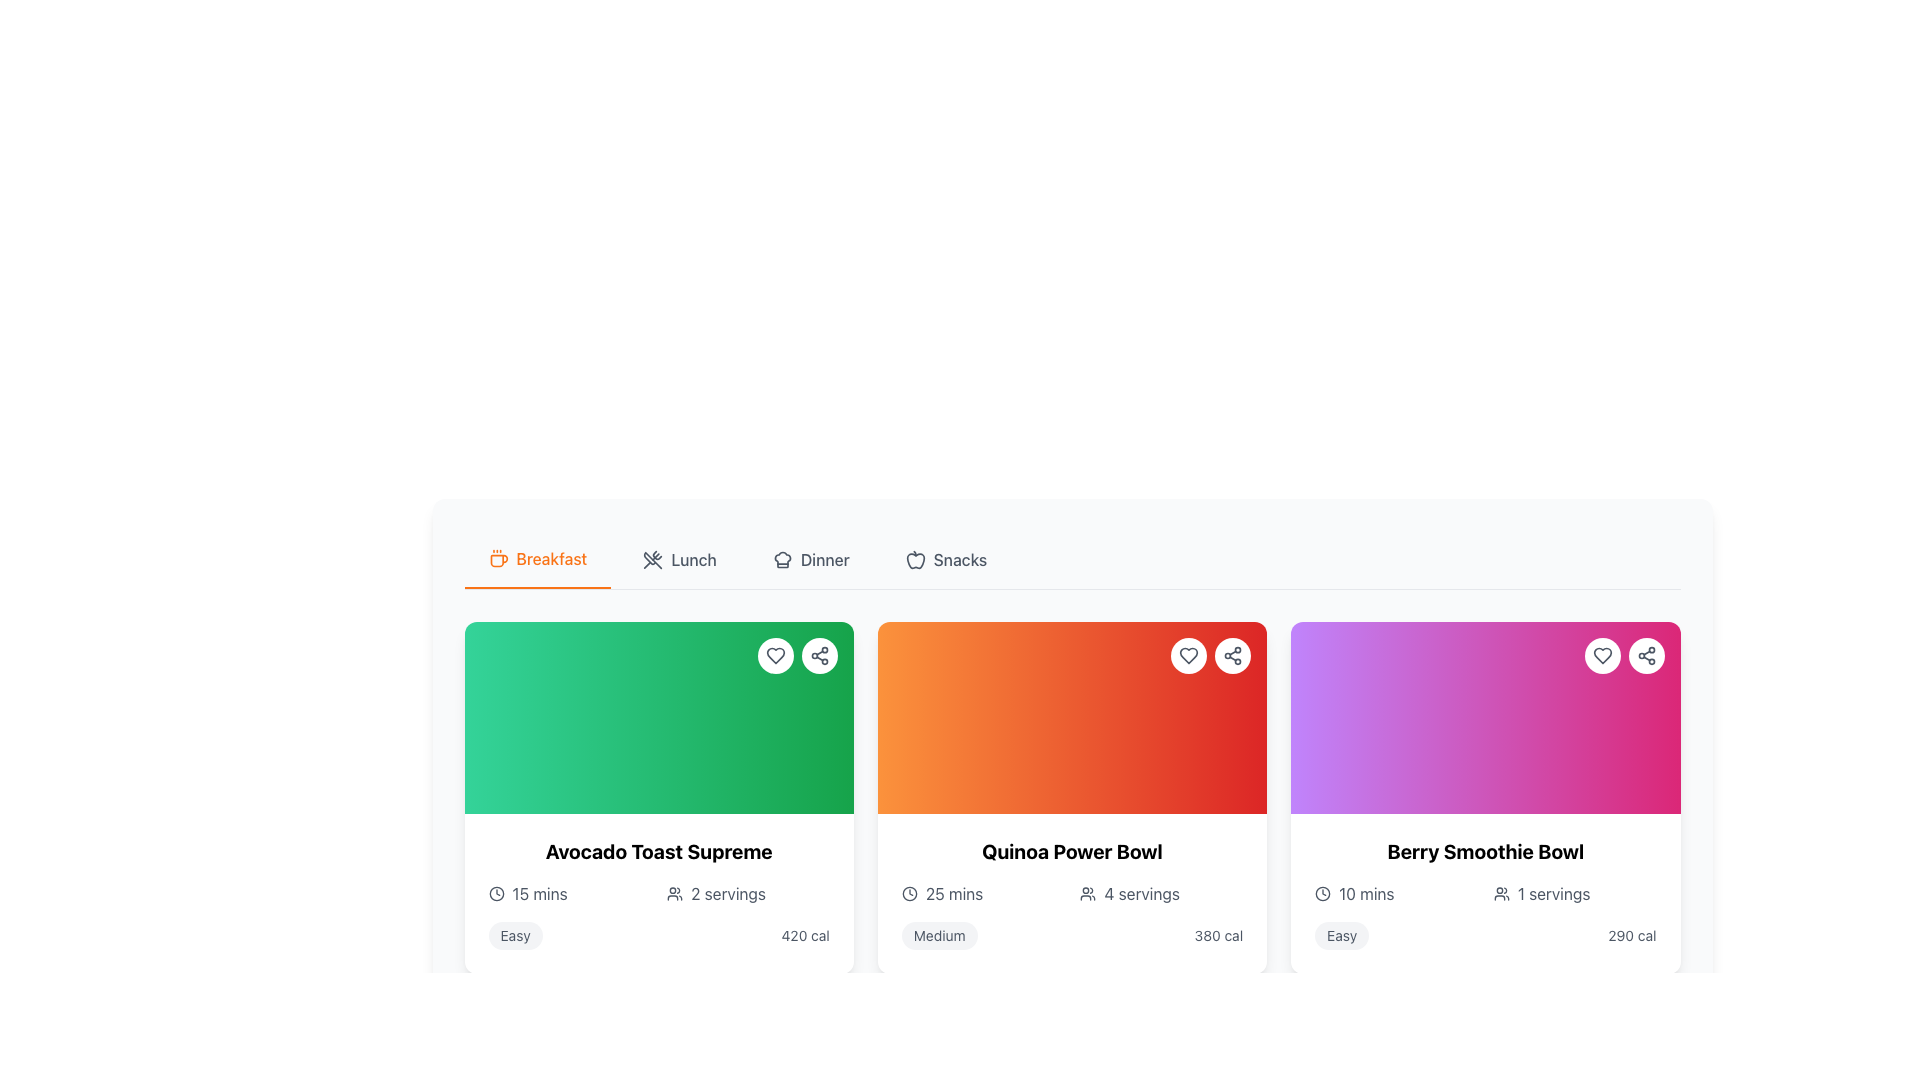 This screenshot has width=1920, height=1080. I want to click on the small pill-shaped badge with a light gray background displaying the text 'Easy', located in the lower-left part of the 'Berry Smoothie Bowl' card, so click(1342, 936).